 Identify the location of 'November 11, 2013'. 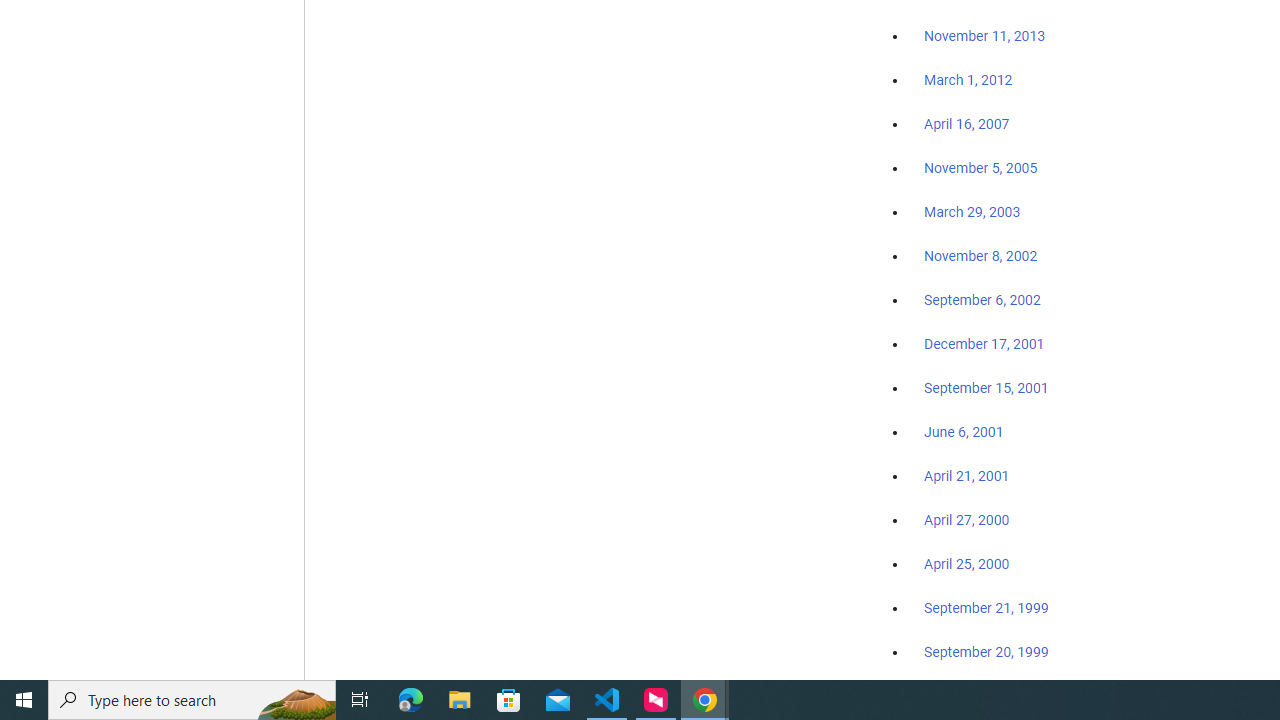
(984, 37).